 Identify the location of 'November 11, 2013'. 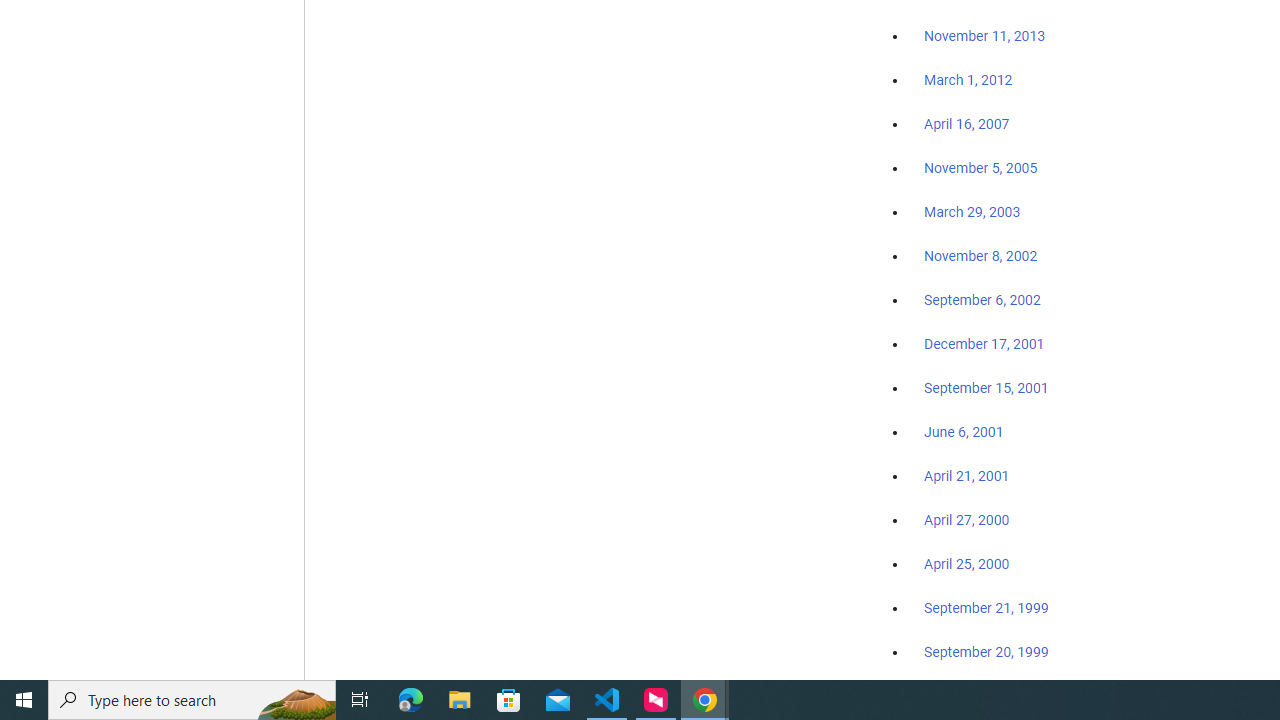
(984, 37).